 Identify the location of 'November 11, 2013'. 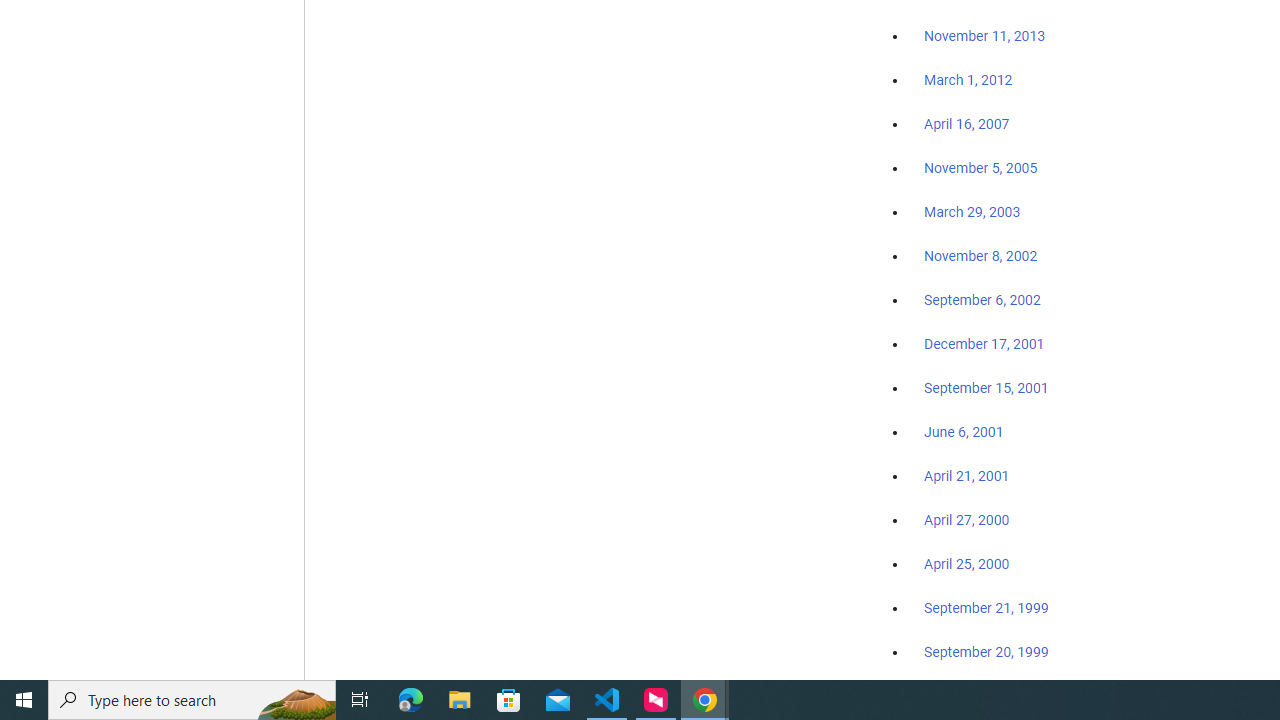
(984, 37).